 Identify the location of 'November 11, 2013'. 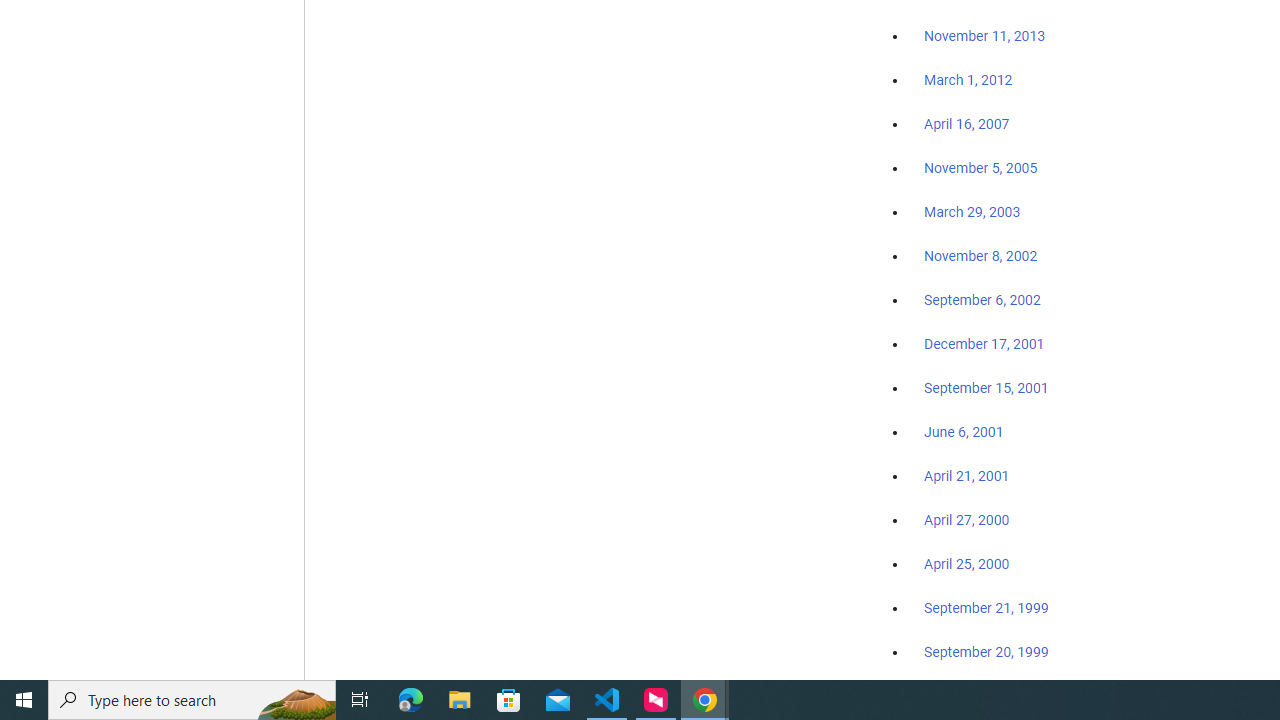
(984, 37).